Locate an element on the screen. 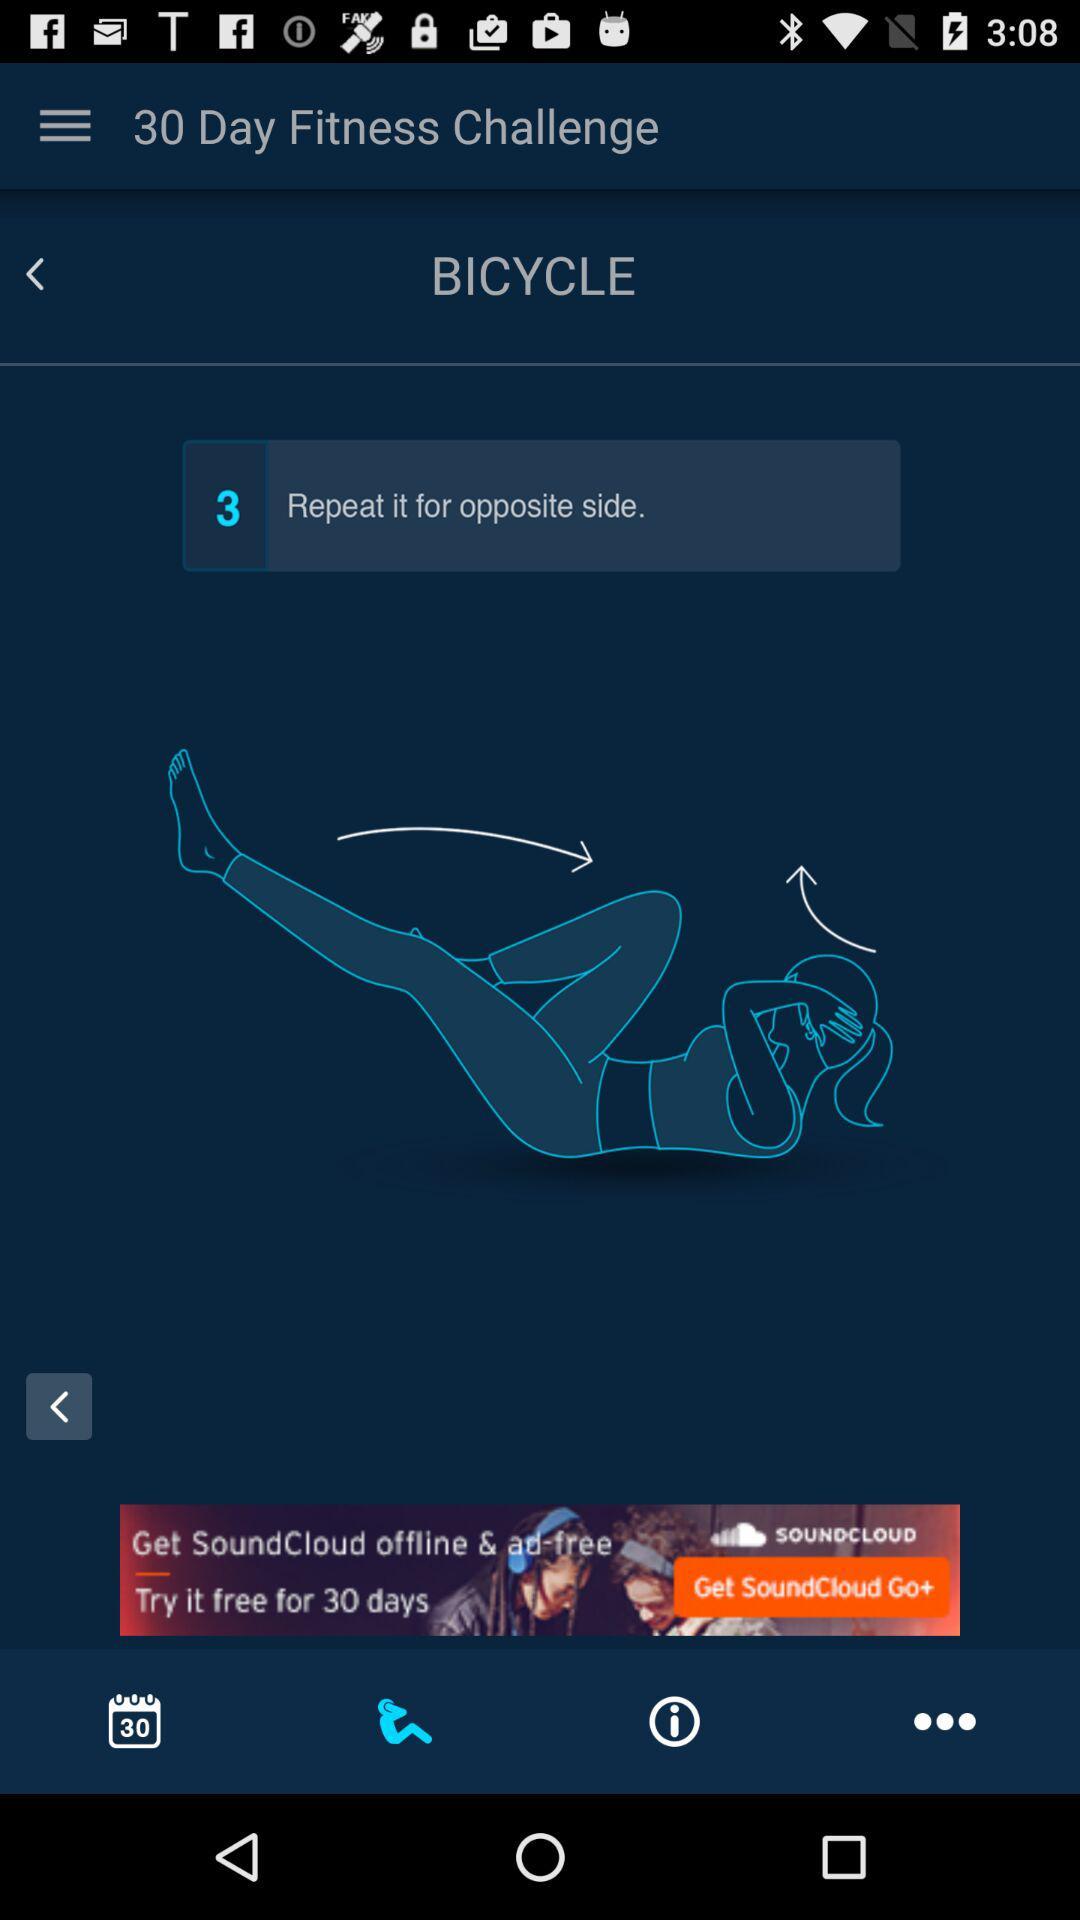 The width and height of the screenshot is (1080, 1920). the arrow_backward icon is located at coordinates (58, 1505).